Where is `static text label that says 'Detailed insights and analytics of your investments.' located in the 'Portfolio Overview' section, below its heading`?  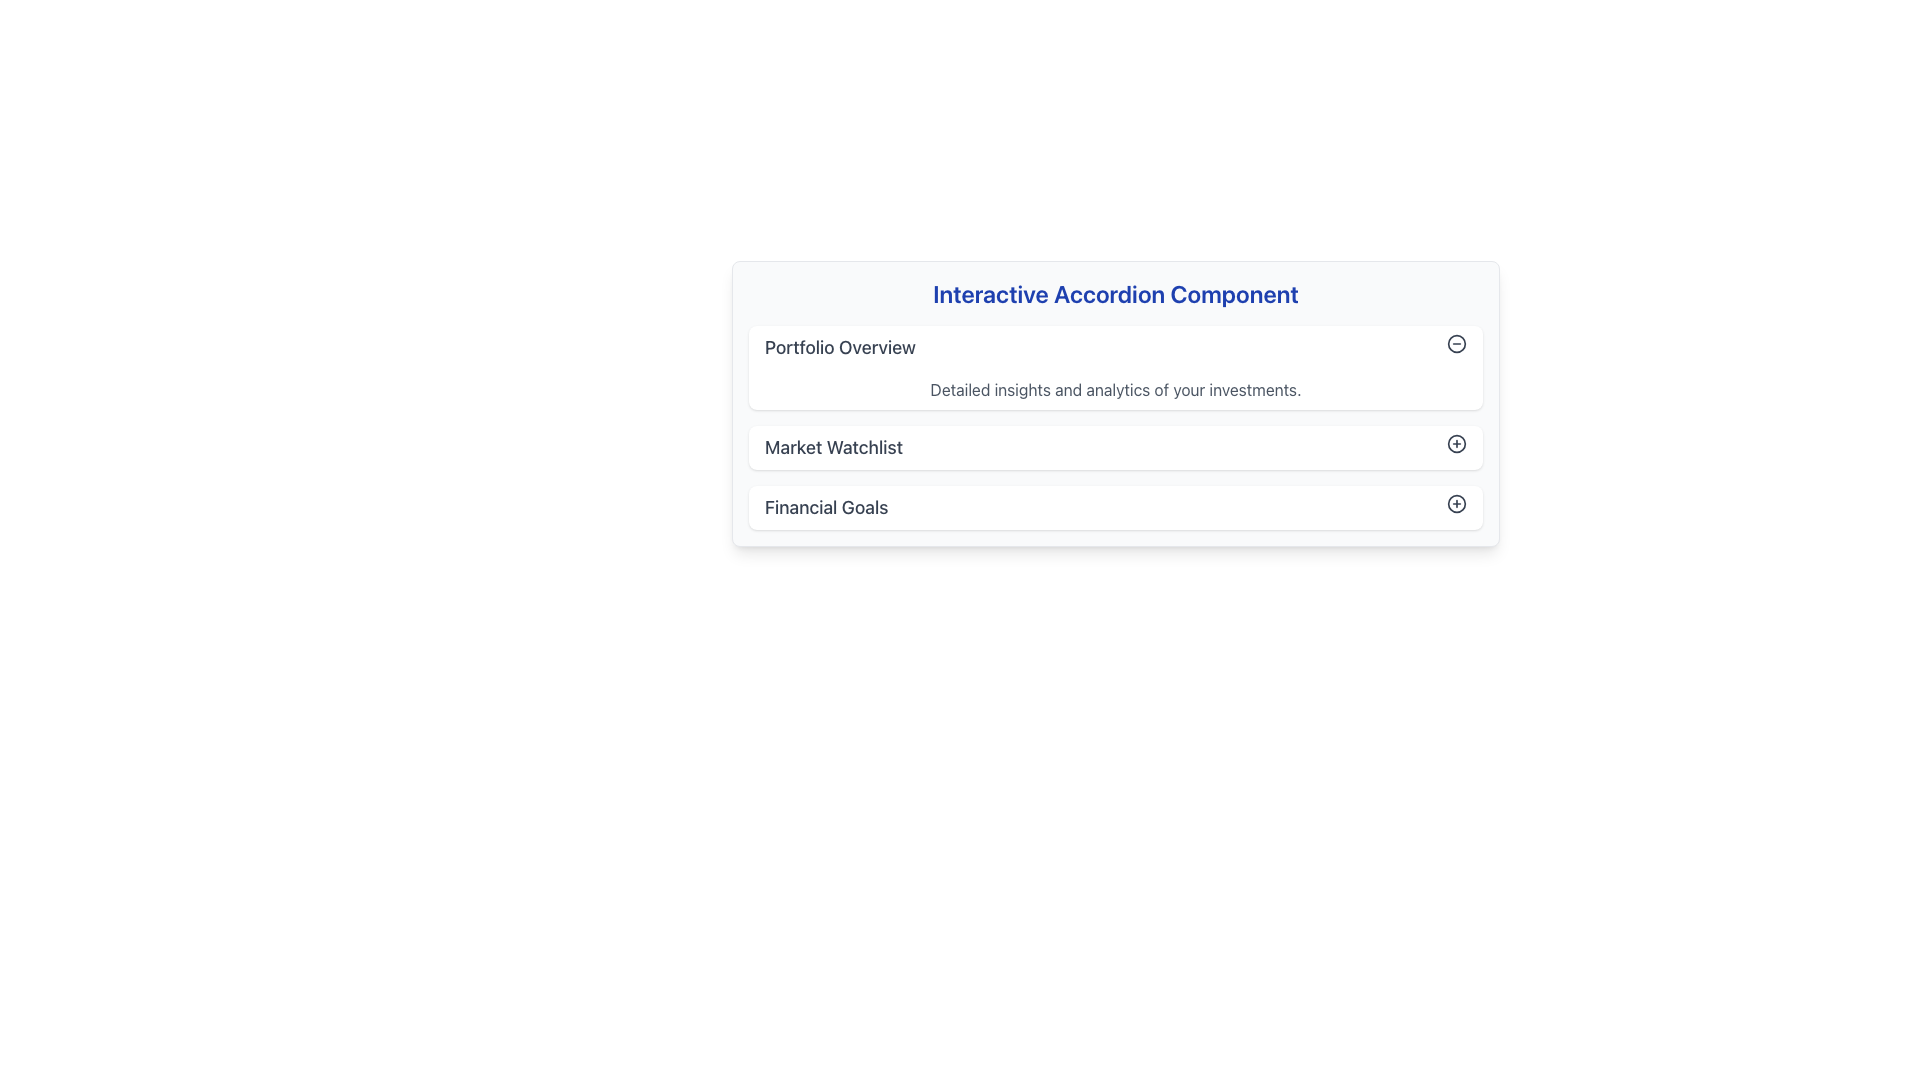 static text label that says 'Detailed insights and analytics of your investments.' located in the 'Portfolio Overview' section, below its heading is located at coordinates (1115, 389).